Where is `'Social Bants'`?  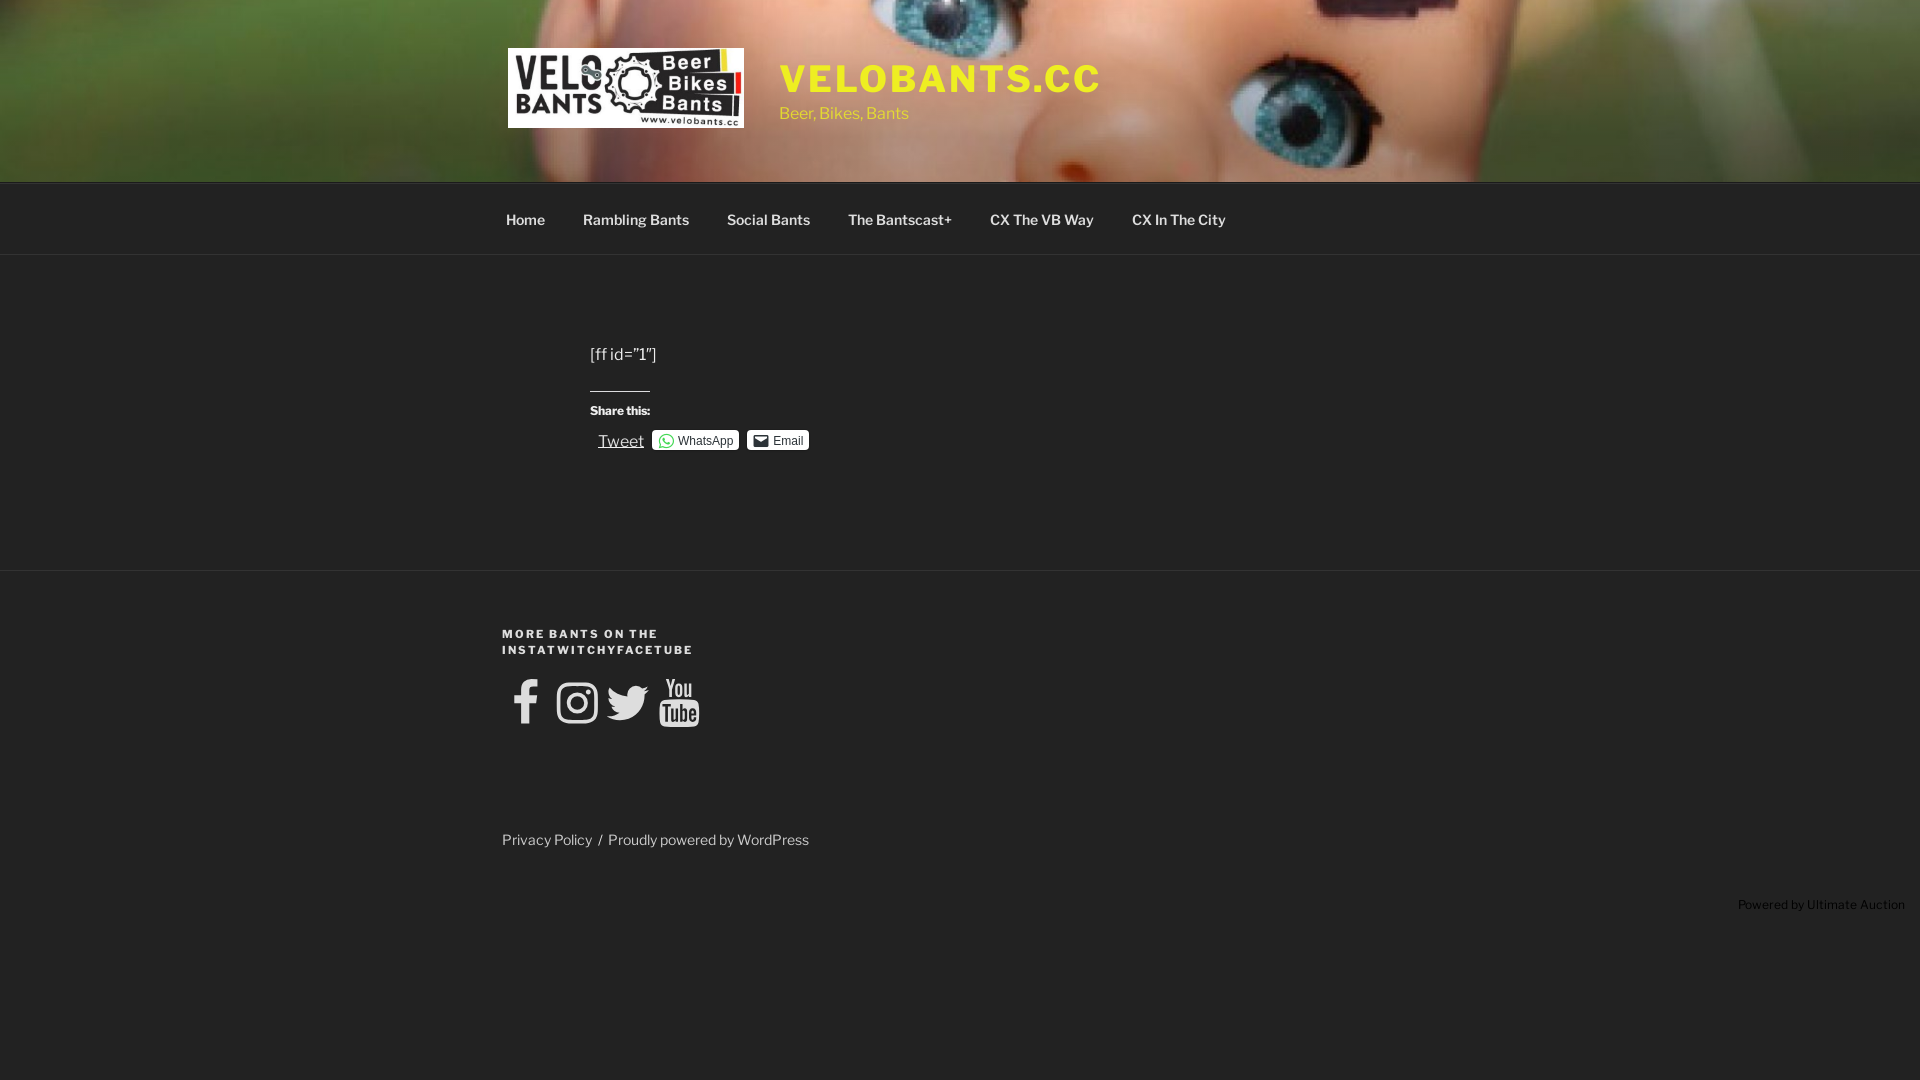
'Social Bants' is located at coordinates (767, 218).